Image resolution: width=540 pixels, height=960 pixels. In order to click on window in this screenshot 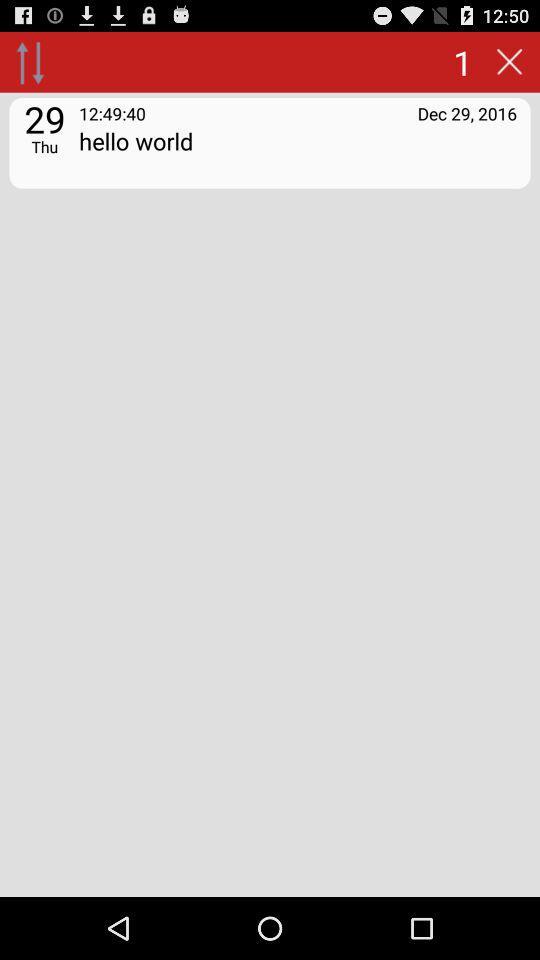, I will do `click(509, 61)`.